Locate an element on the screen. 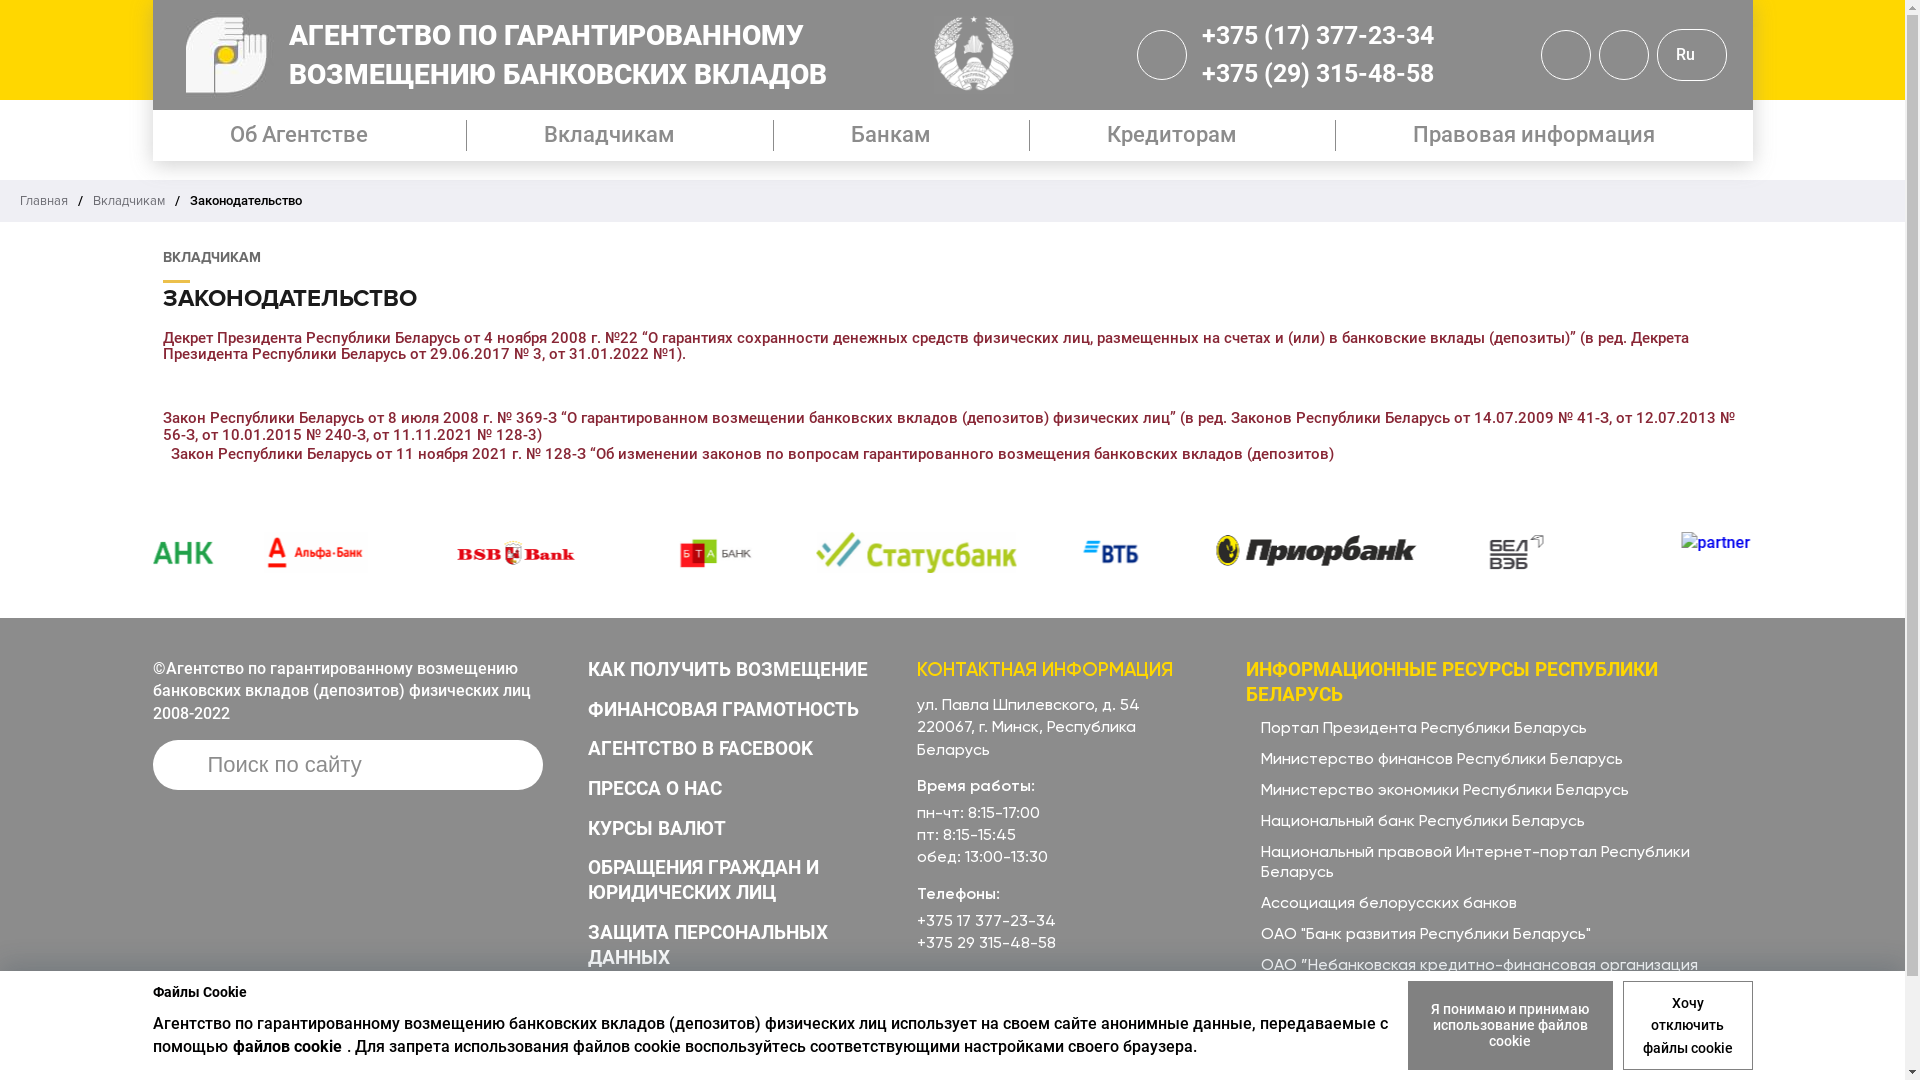 This screenshot has height=1080, width=1920. '+375 (17) 377-23-34' is located at coordinates (1318, 36).